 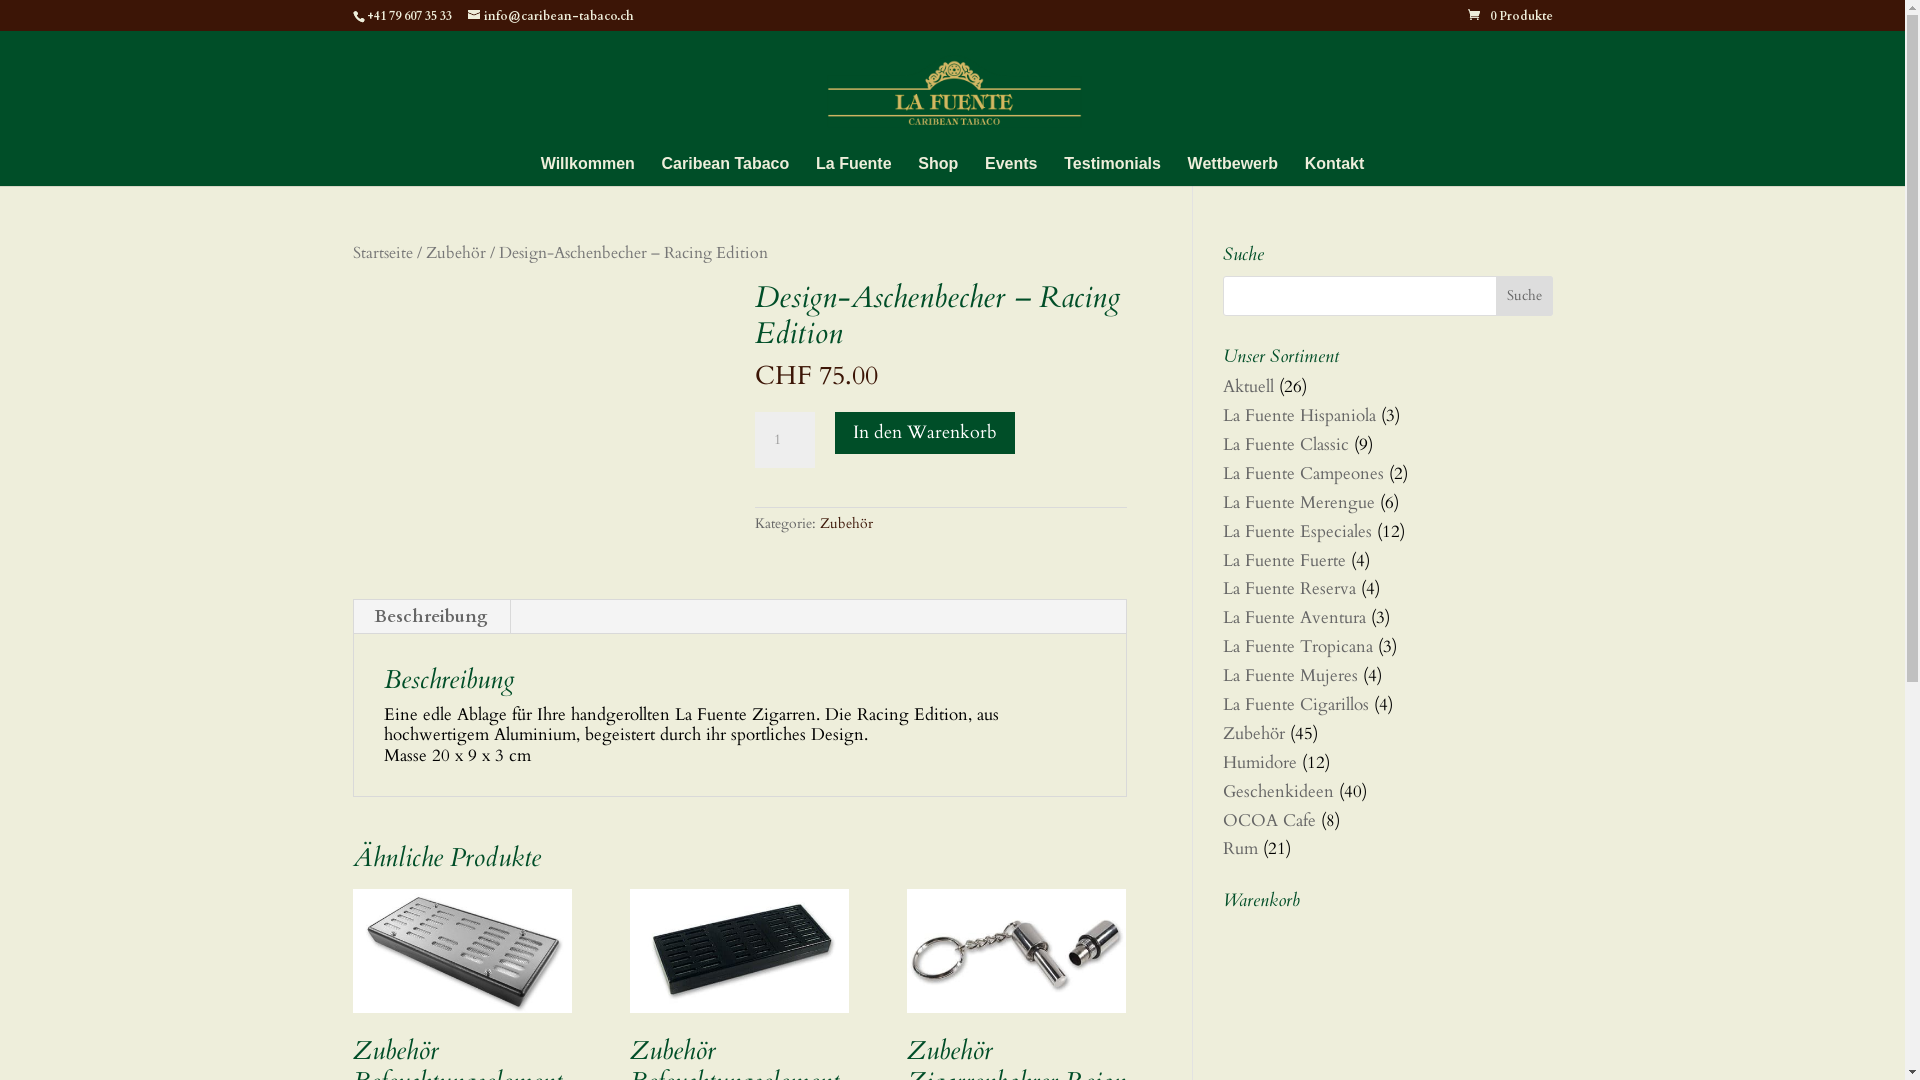 I want to click on 'La Fuente Reserva', so click(x=1288, y=587).